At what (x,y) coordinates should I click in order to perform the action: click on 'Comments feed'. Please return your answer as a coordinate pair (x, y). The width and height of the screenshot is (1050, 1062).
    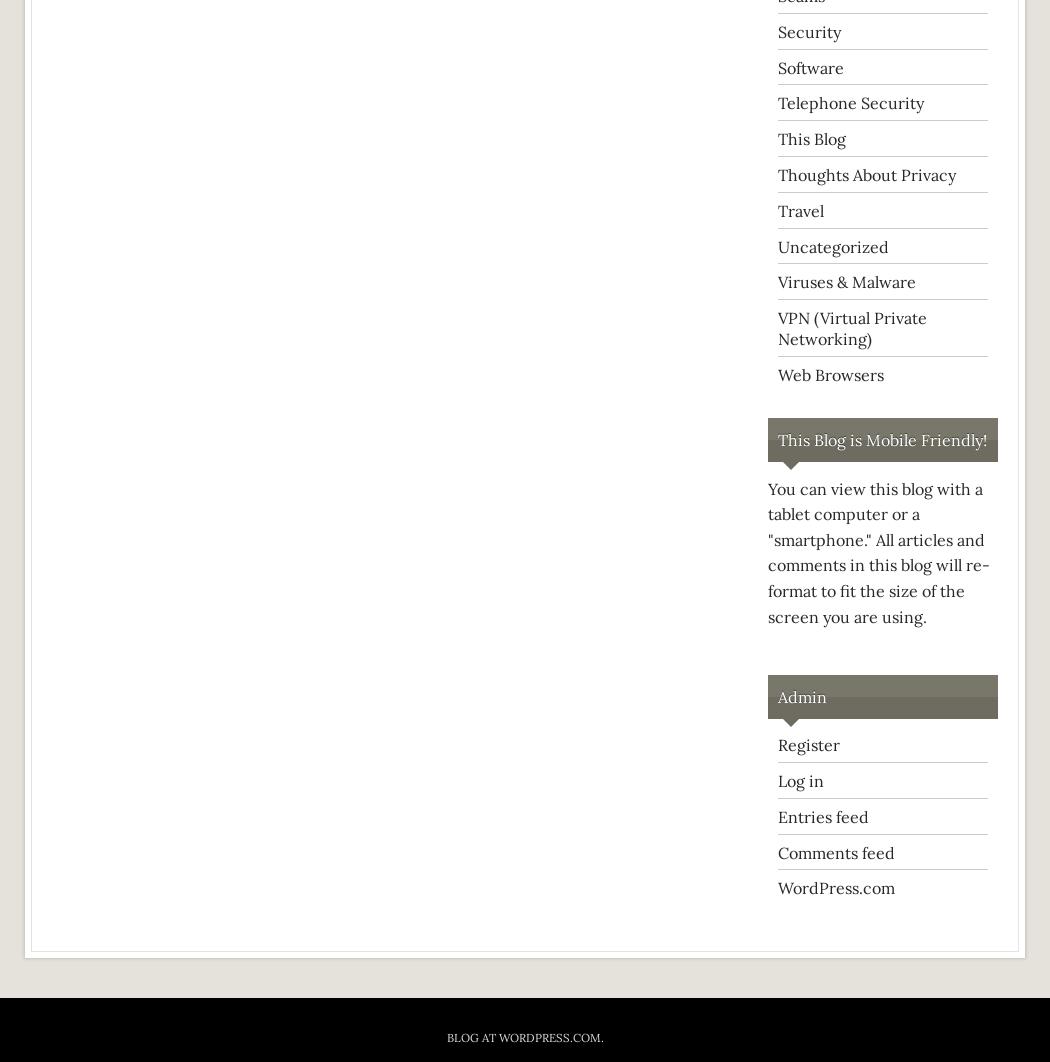
    Looking at the image, I should click on (778, 851).